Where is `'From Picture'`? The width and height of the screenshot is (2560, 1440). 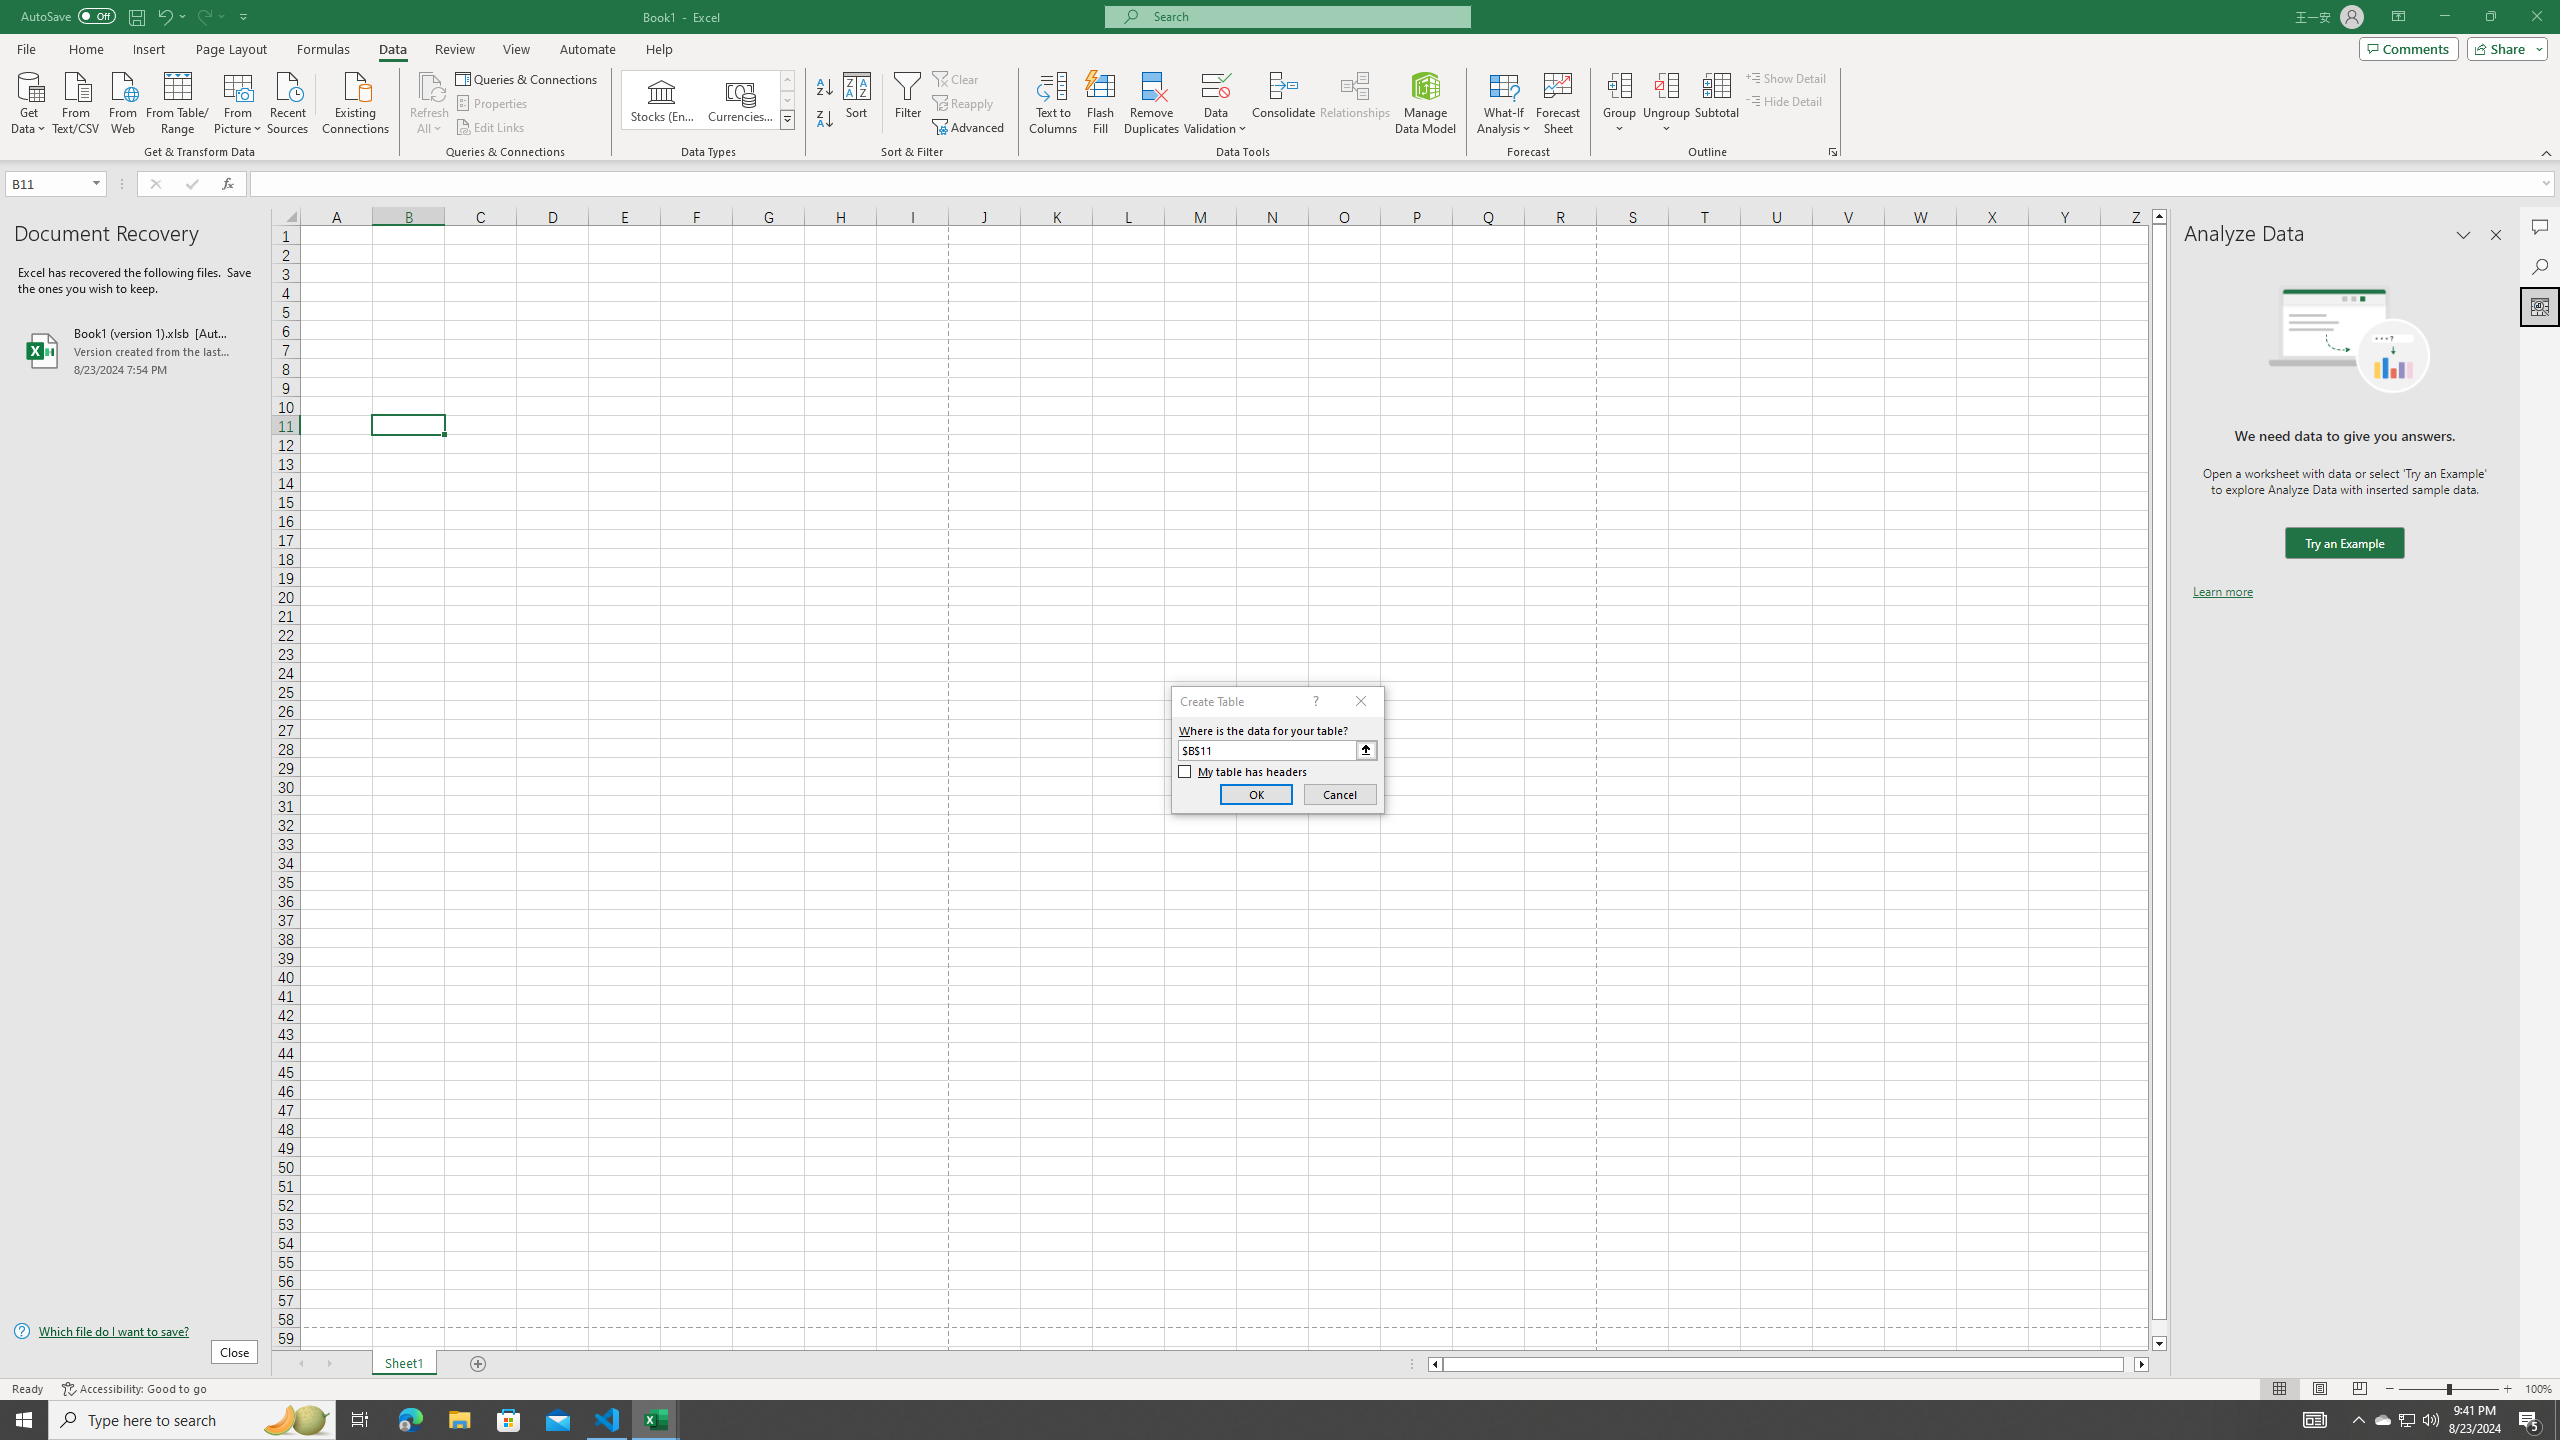 'From Picture' is located at coordinates (239, 100).